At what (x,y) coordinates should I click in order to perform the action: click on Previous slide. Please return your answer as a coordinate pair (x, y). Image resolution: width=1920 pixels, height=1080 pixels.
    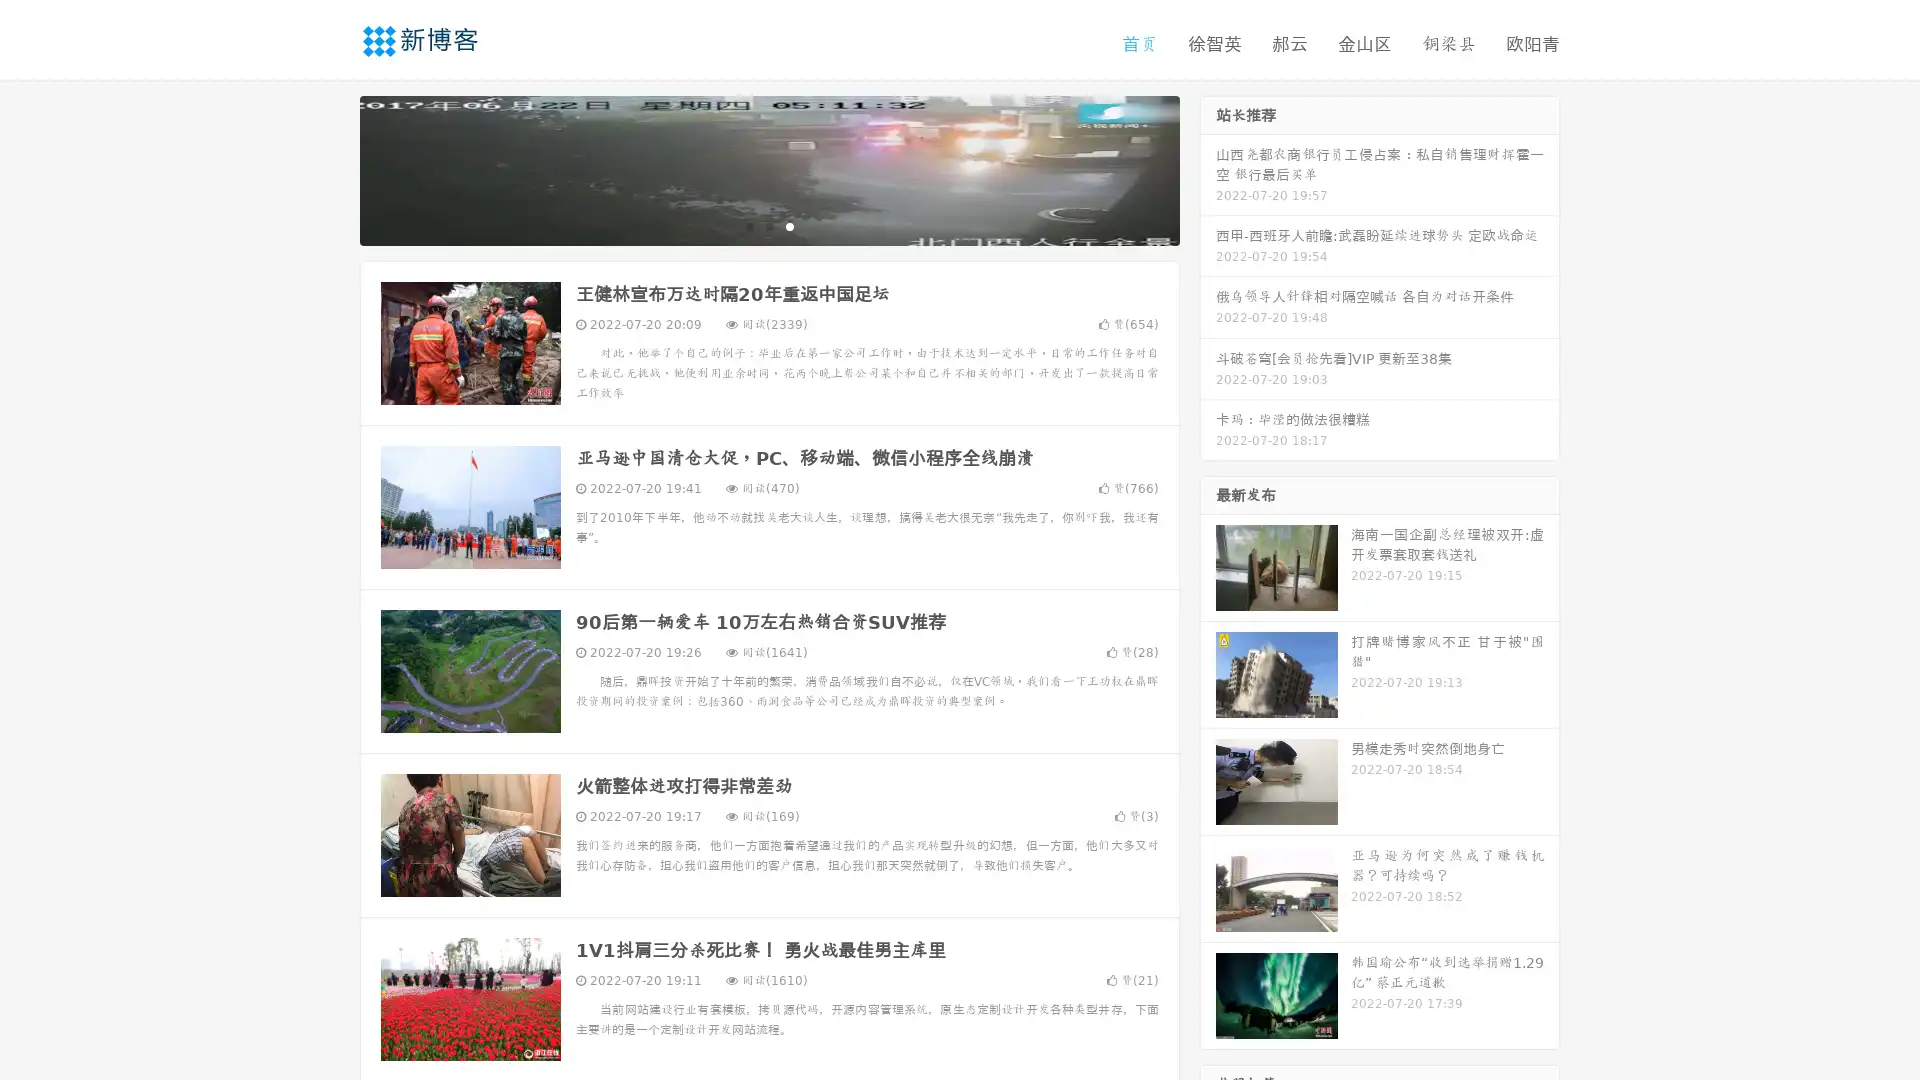
    Looking at the image, I should click on (330, 168).